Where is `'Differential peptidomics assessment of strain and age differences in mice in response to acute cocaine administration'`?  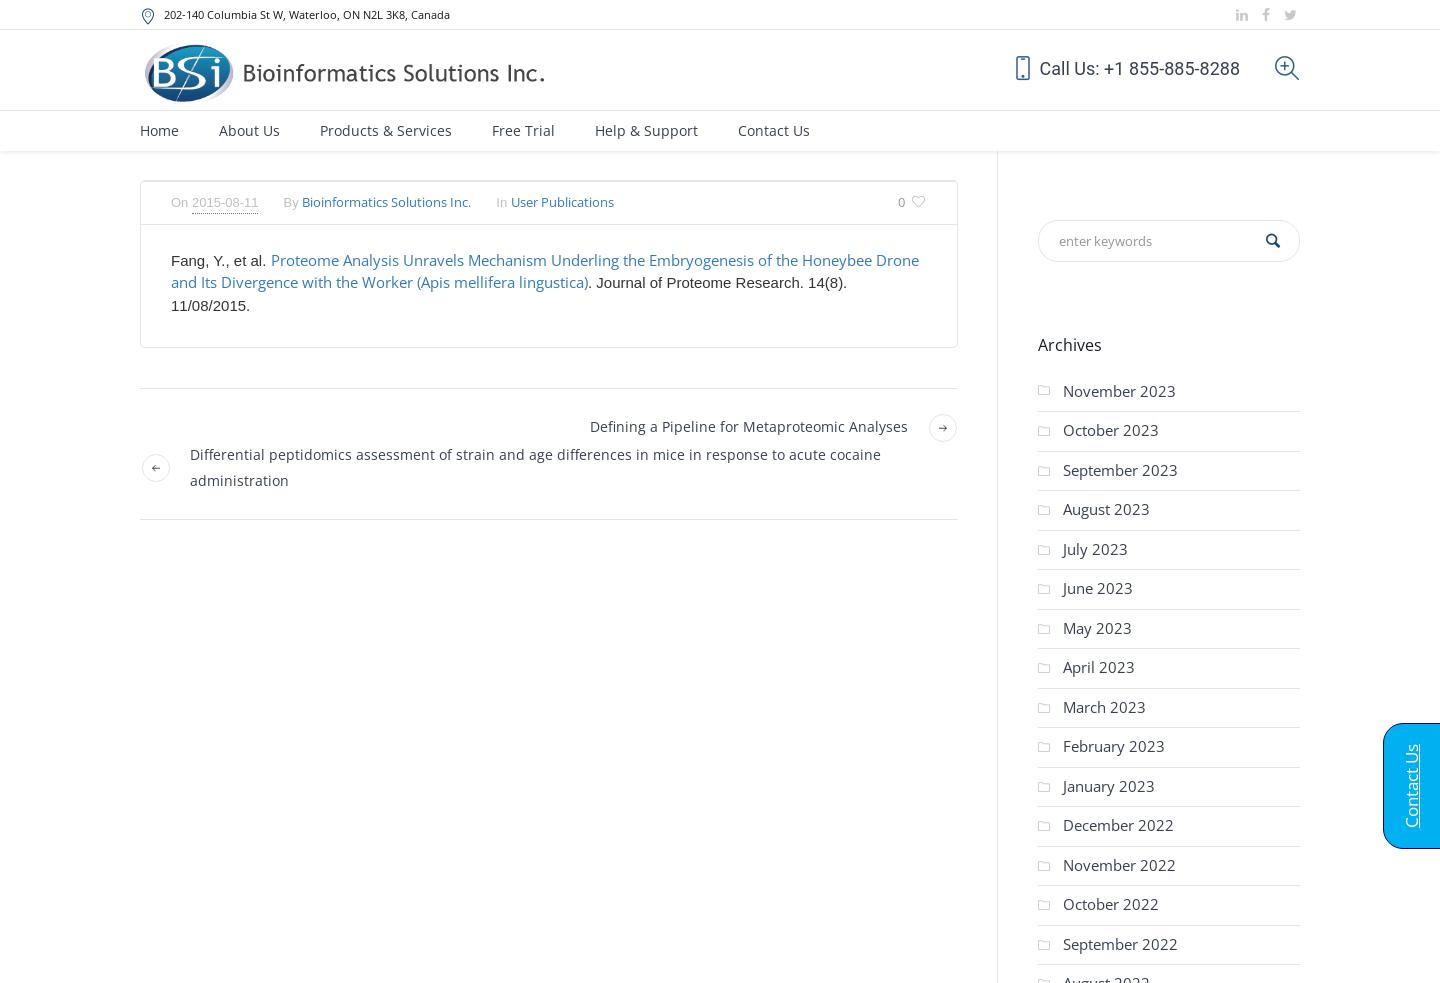
'Differential peptidomics assessment of strain and age differences in mice in response to acute cocaine administration' is located at coordinates (534, 466).